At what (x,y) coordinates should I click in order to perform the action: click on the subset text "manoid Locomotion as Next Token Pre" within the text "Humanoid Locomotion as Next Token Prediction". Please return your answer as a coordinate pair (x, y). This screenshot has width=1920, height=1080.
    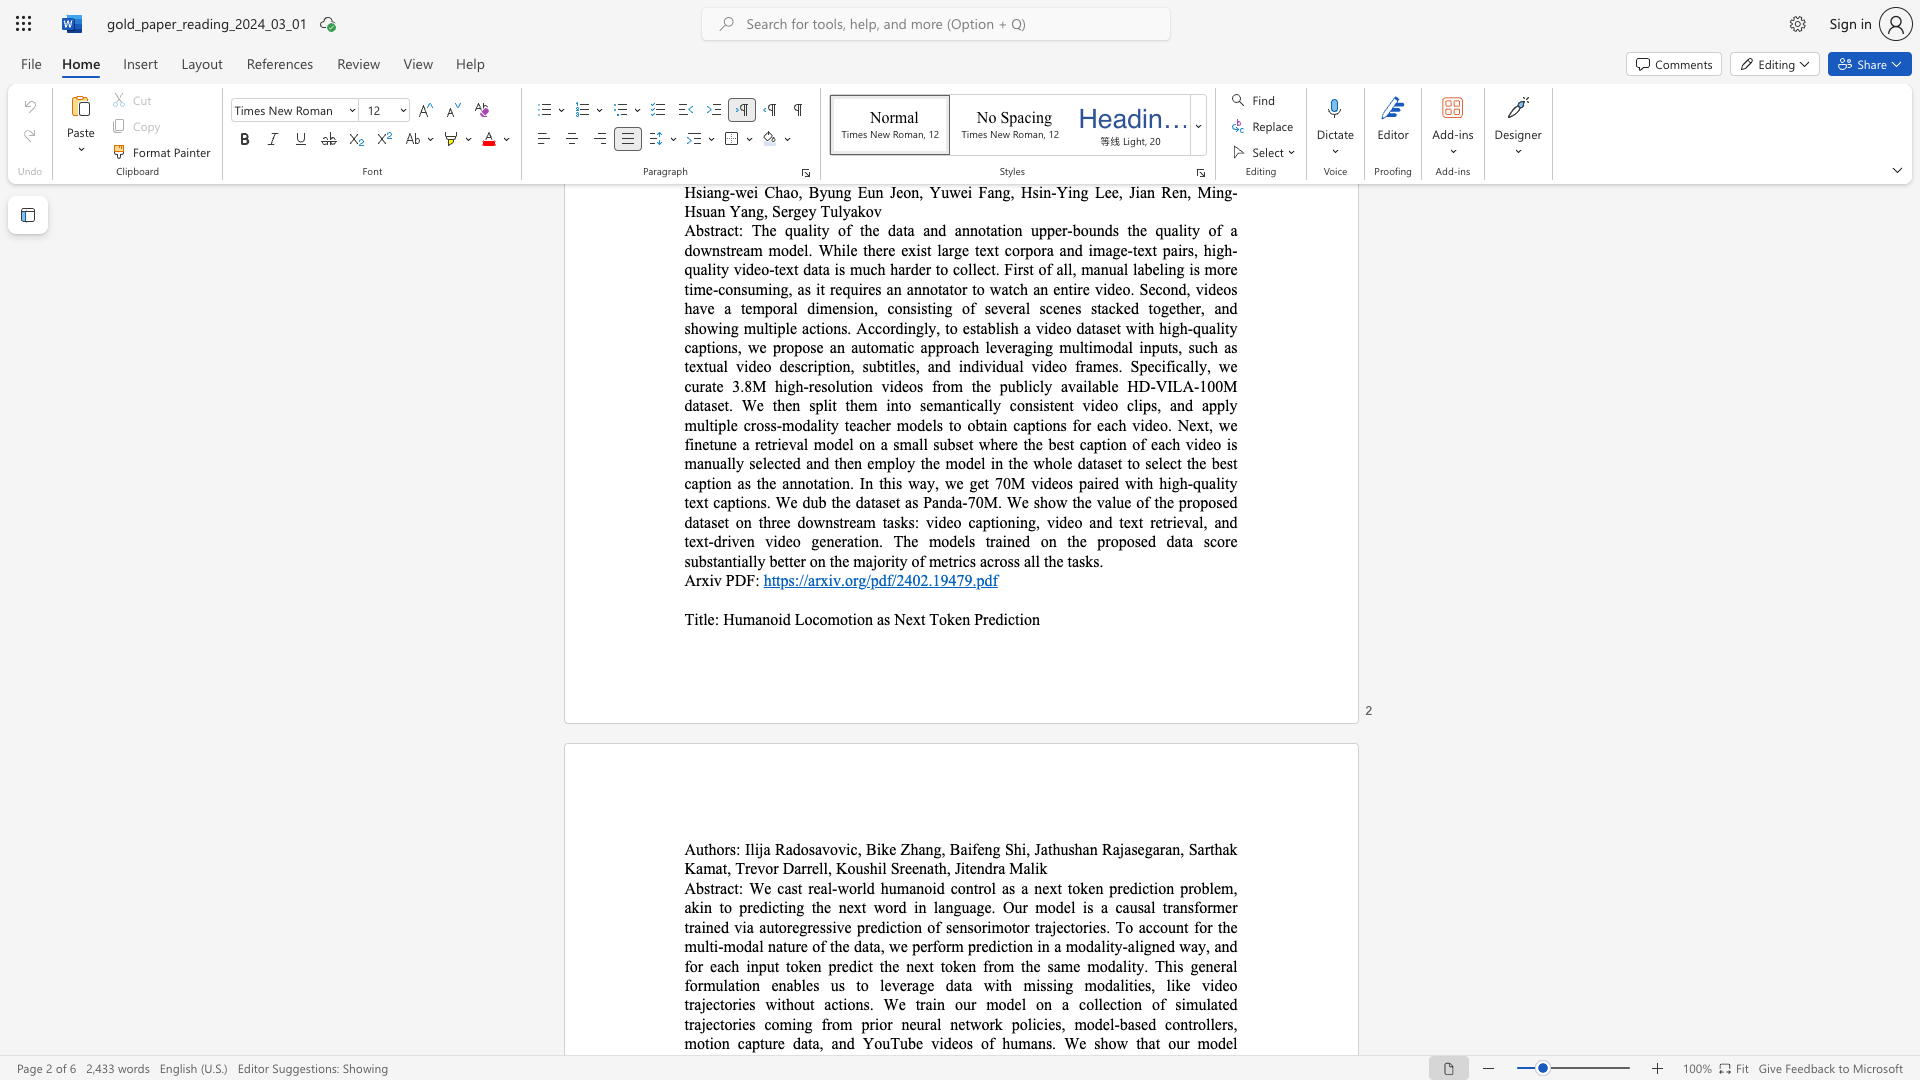
    Looking at the image, I should click on (741, 618).